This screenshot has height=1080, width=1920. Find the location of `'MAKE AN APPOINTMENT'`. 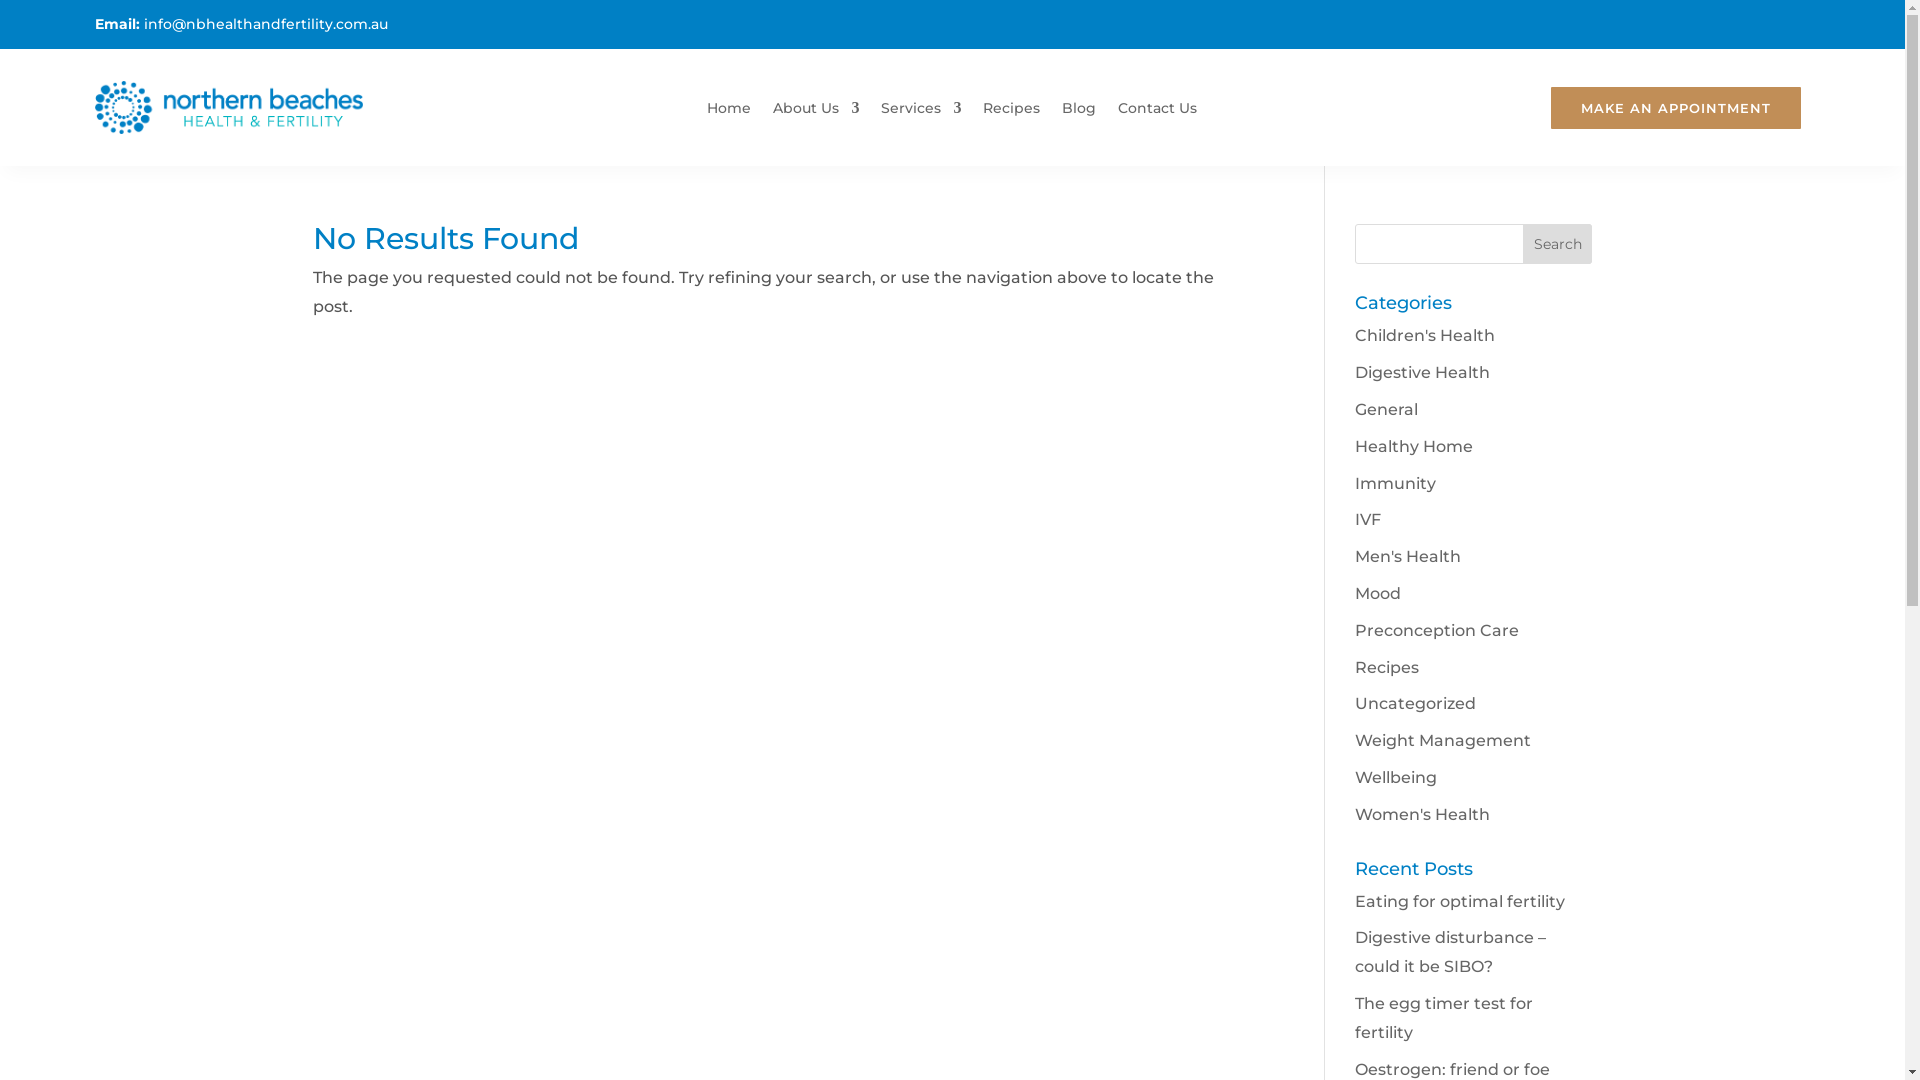

'MAKE AN APPOINTMENT' is located at coordinates (1675, 108).